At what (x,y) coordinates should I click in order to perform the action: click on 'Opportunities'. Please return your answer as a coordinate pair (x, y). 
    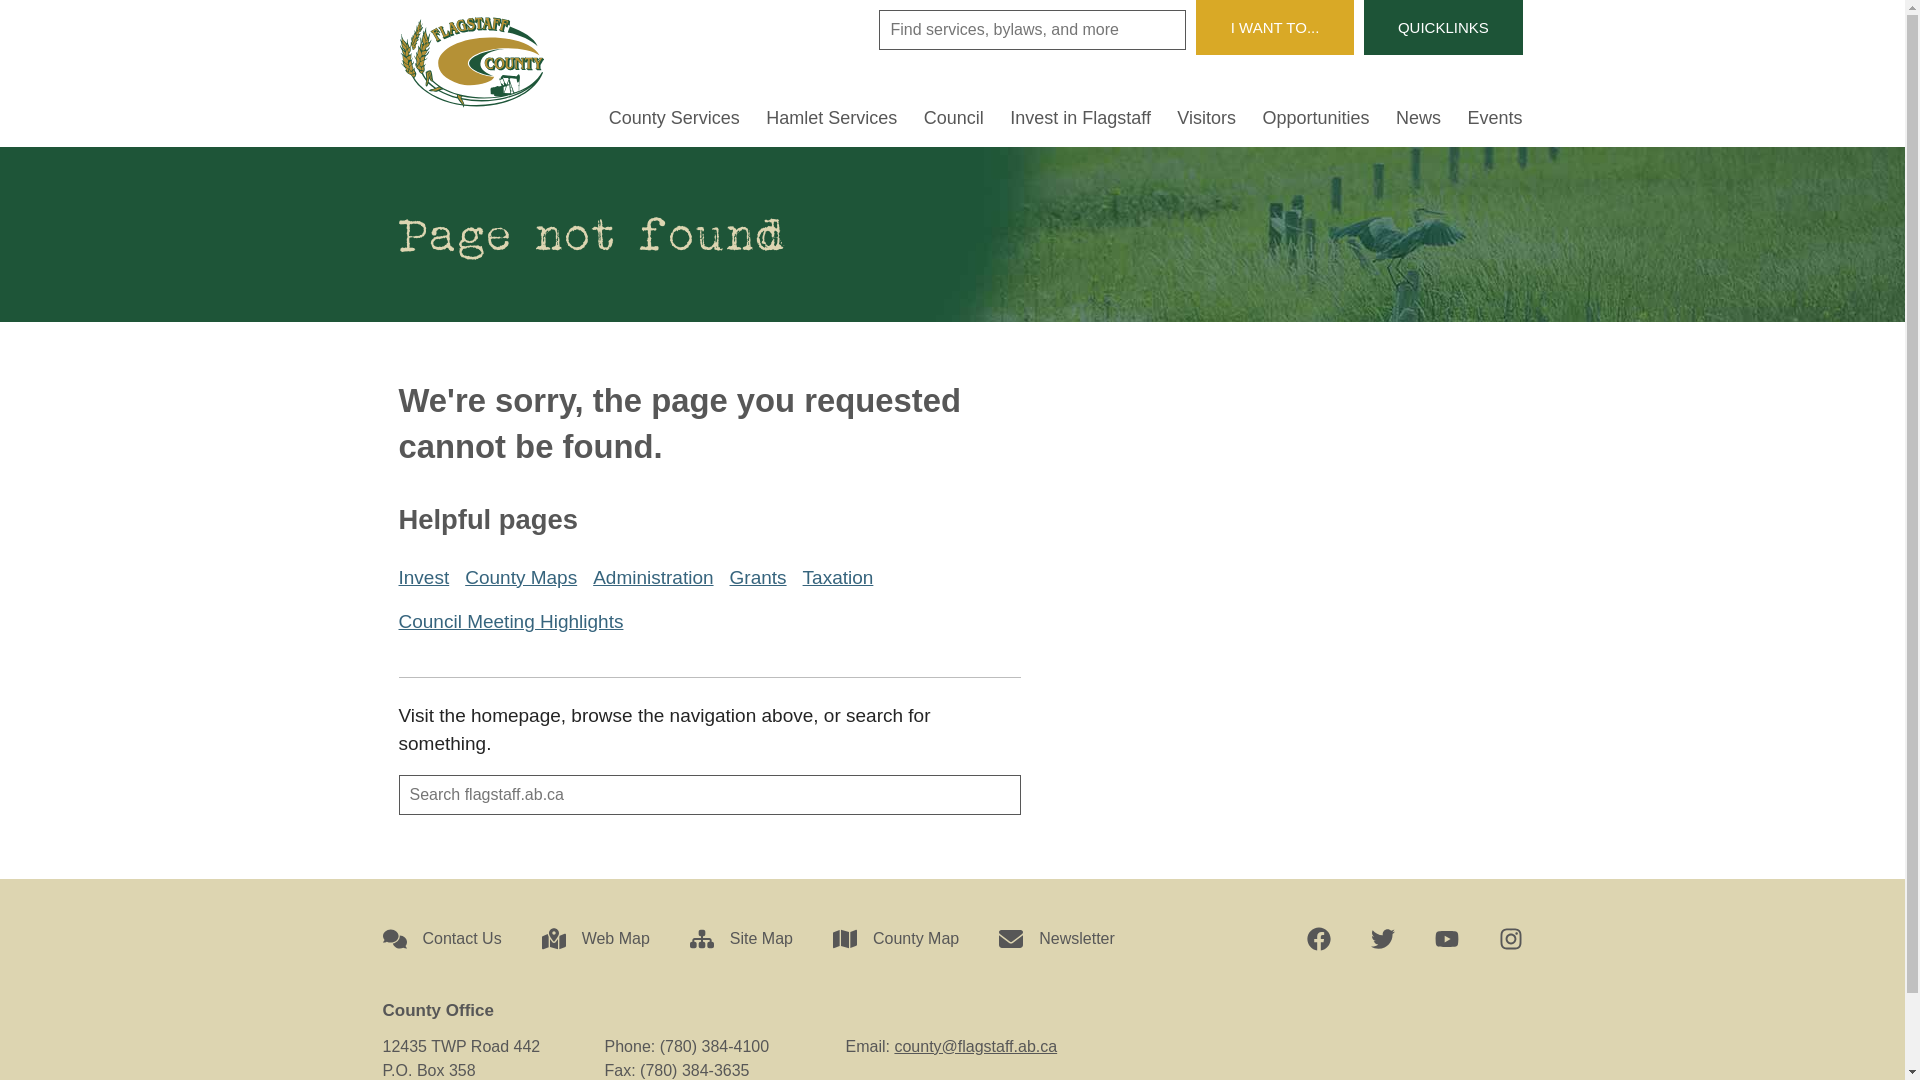
    Looking at the image, I should click on (1315, 122).